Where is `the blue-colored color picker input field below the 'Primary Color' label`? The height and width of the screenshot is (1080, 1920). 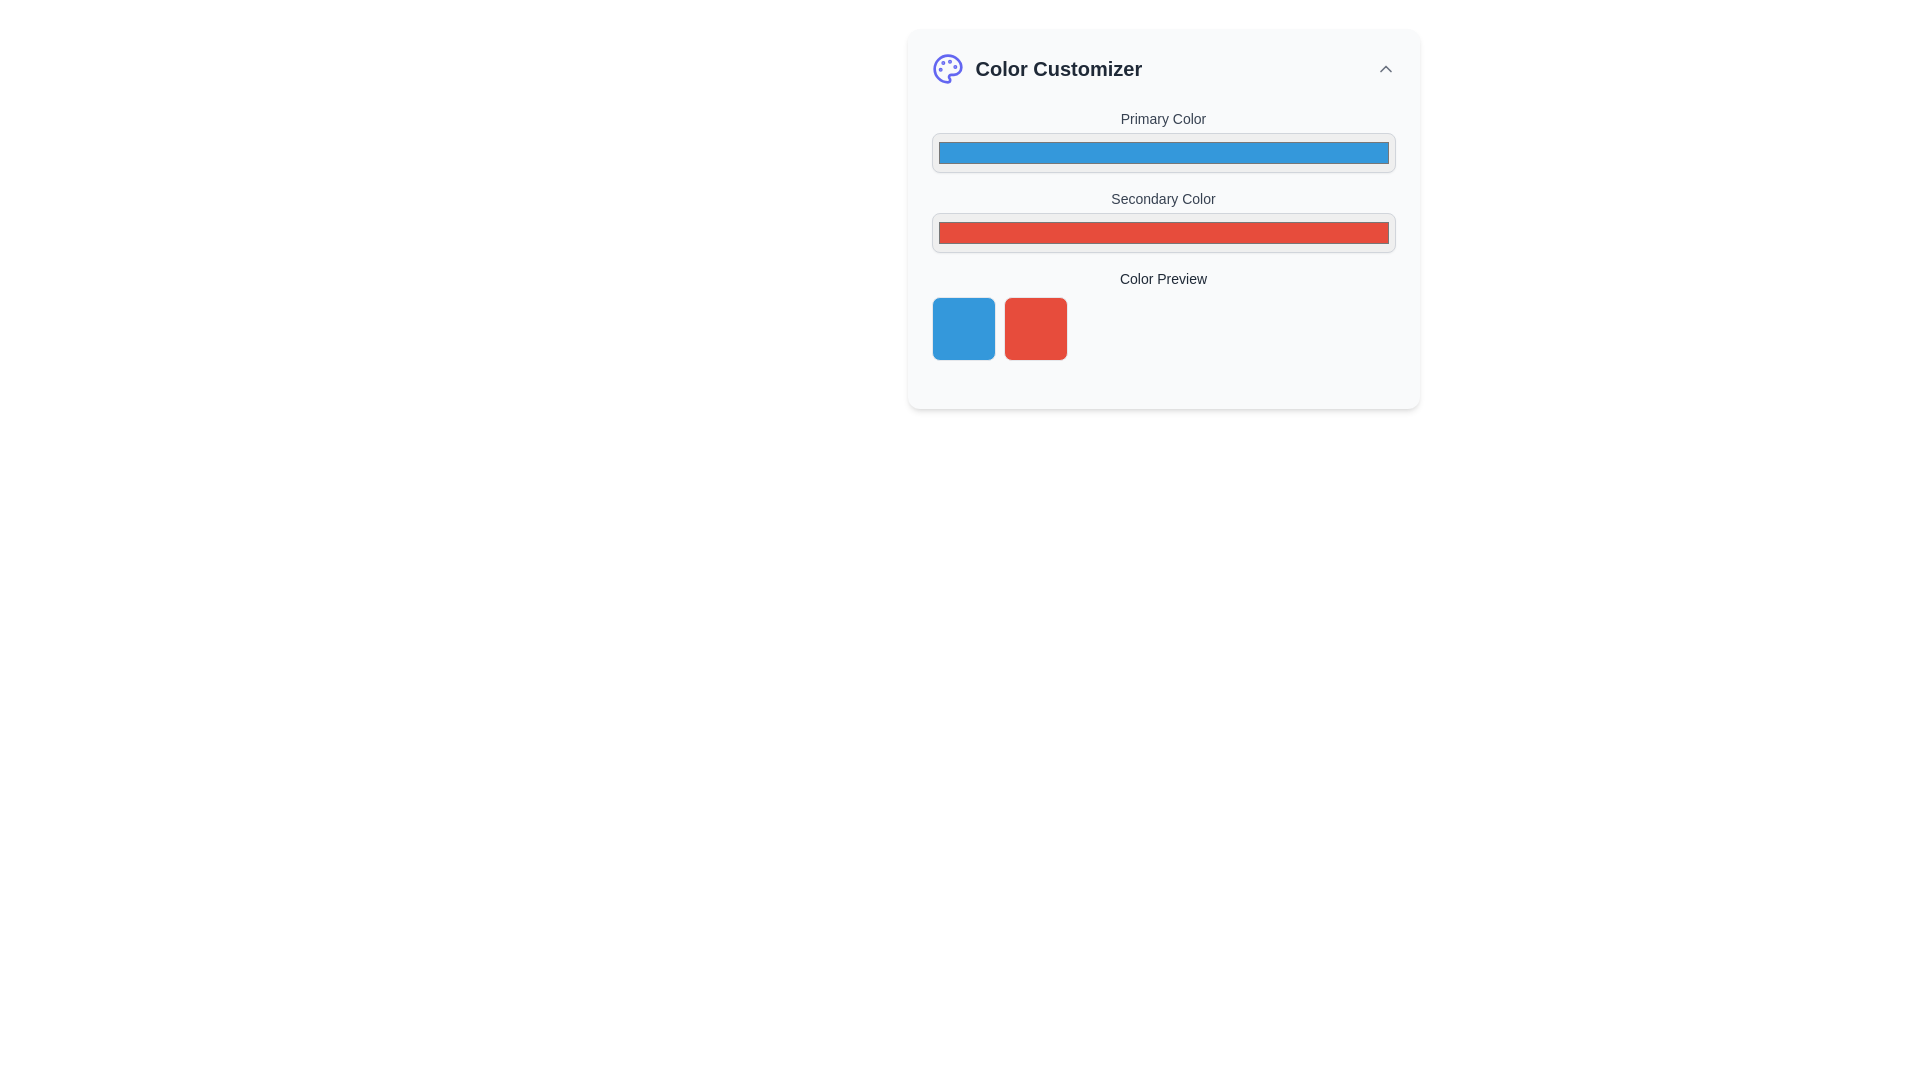
the blue-colored color picker input field below the 'Primary Color' label is located at coordinates (1163, 152).